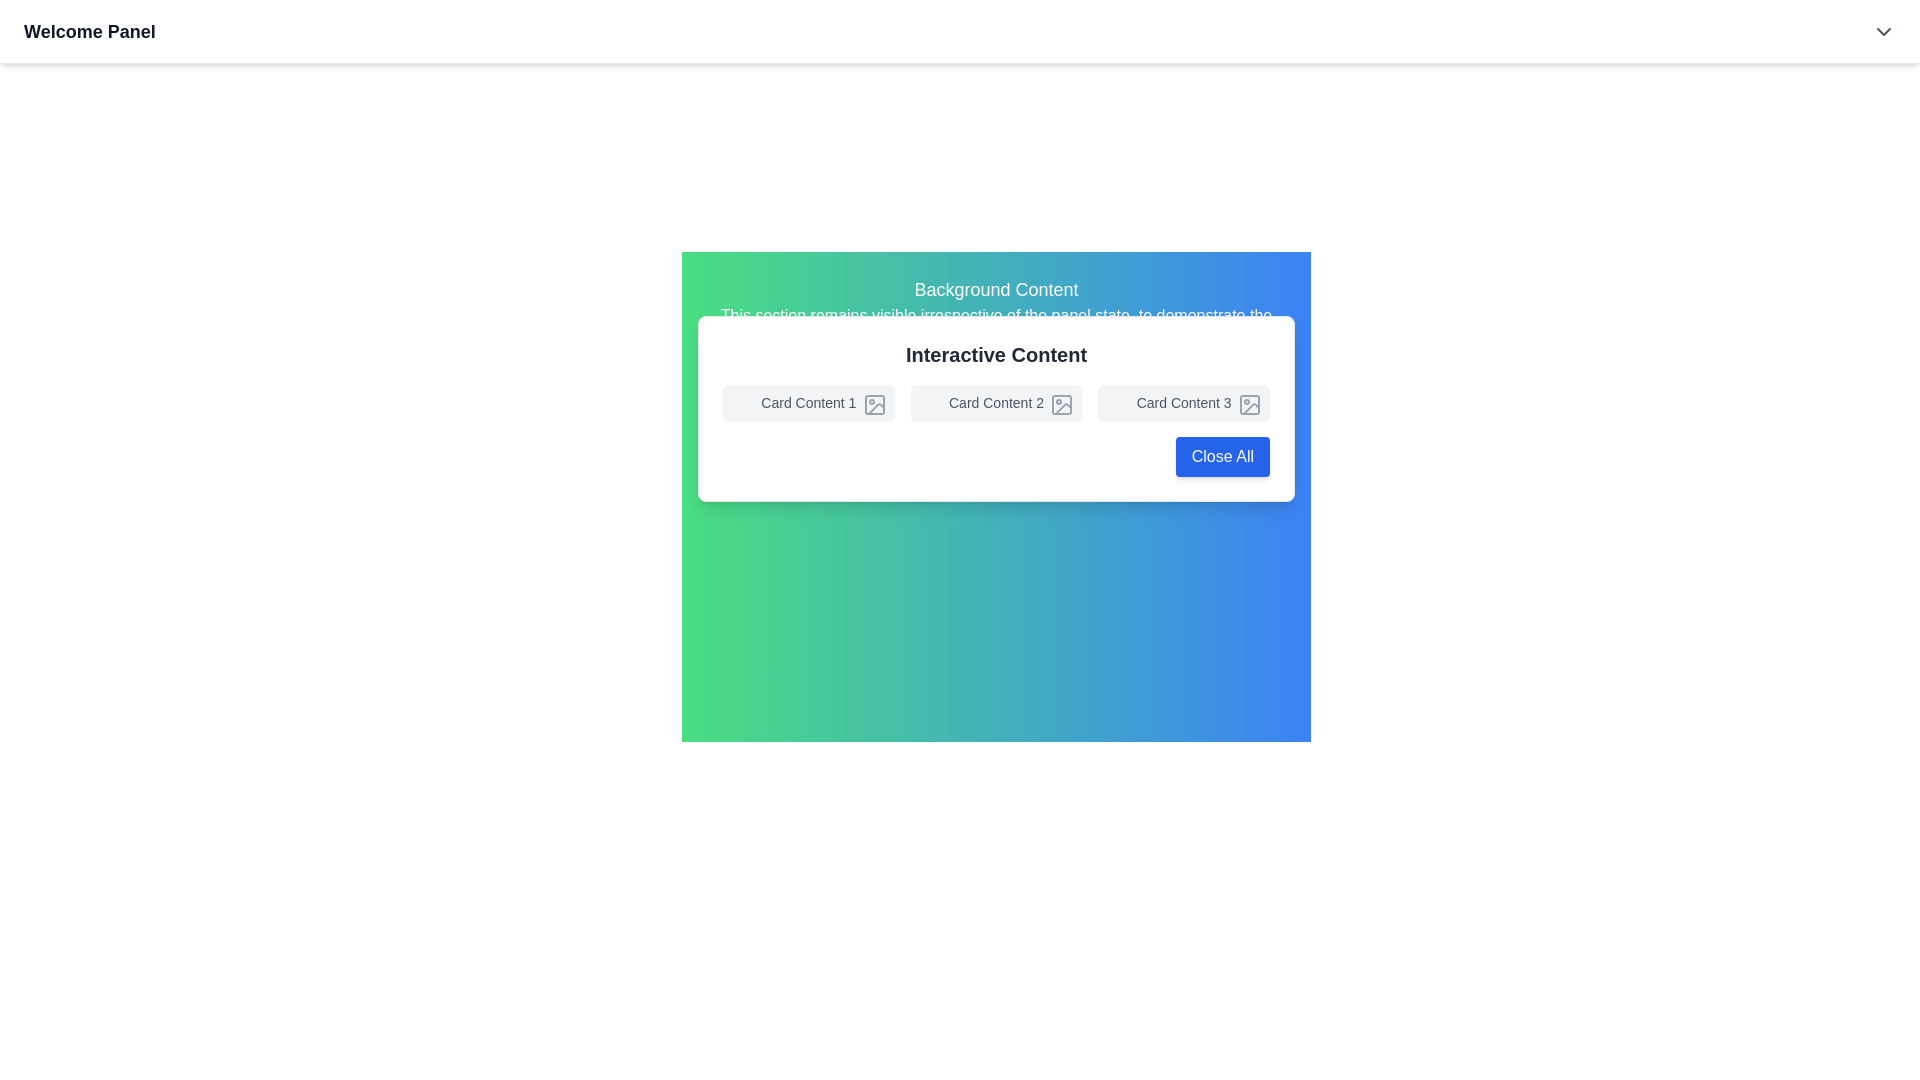  Describe the element at coordinates (996, 353) in the screenshot. I see `the header or title text that labels the content below, positioned at the top of a white box with rounded corners and shadow styling` at that location.